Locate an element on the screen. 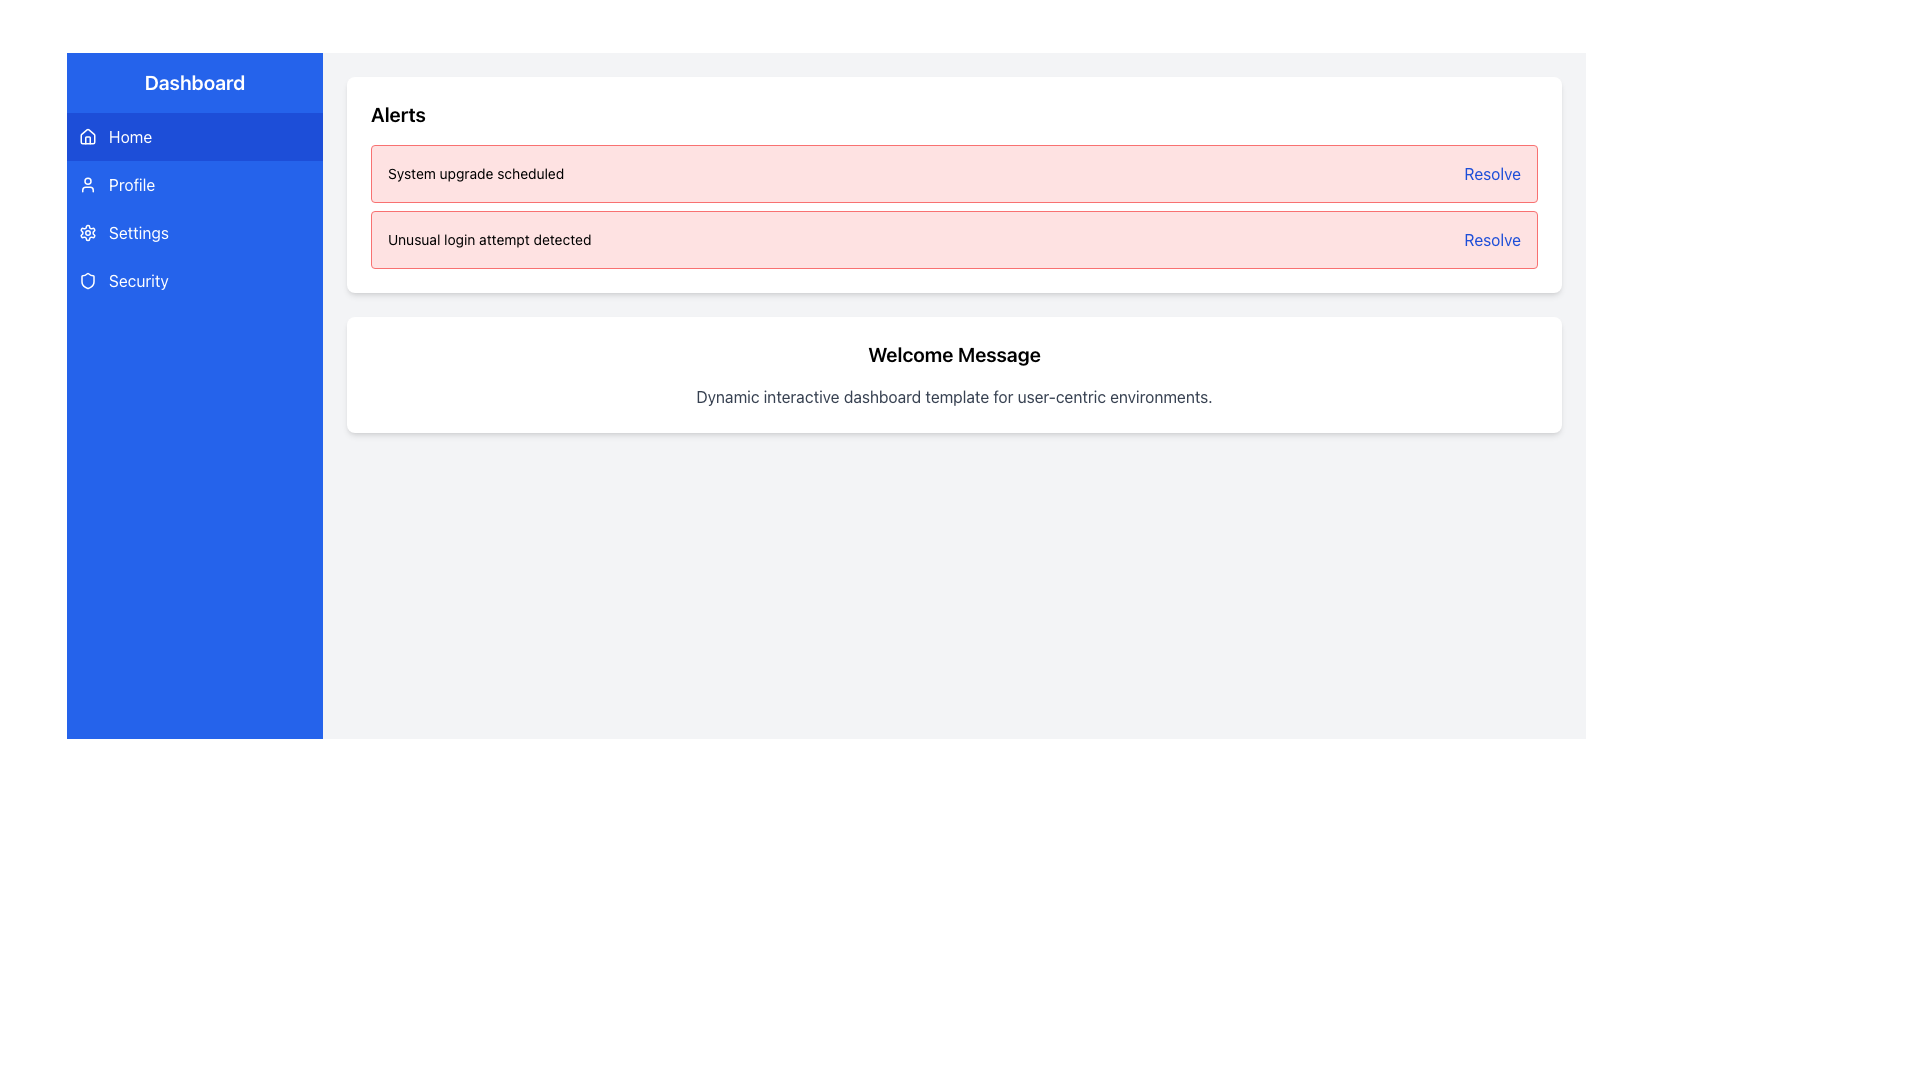 The height and width of the screenshot is (1080, 1920). the navigation button located in the vertical menu, which redirects to the 'Security' section of the application is located at coordinates (195, 281).